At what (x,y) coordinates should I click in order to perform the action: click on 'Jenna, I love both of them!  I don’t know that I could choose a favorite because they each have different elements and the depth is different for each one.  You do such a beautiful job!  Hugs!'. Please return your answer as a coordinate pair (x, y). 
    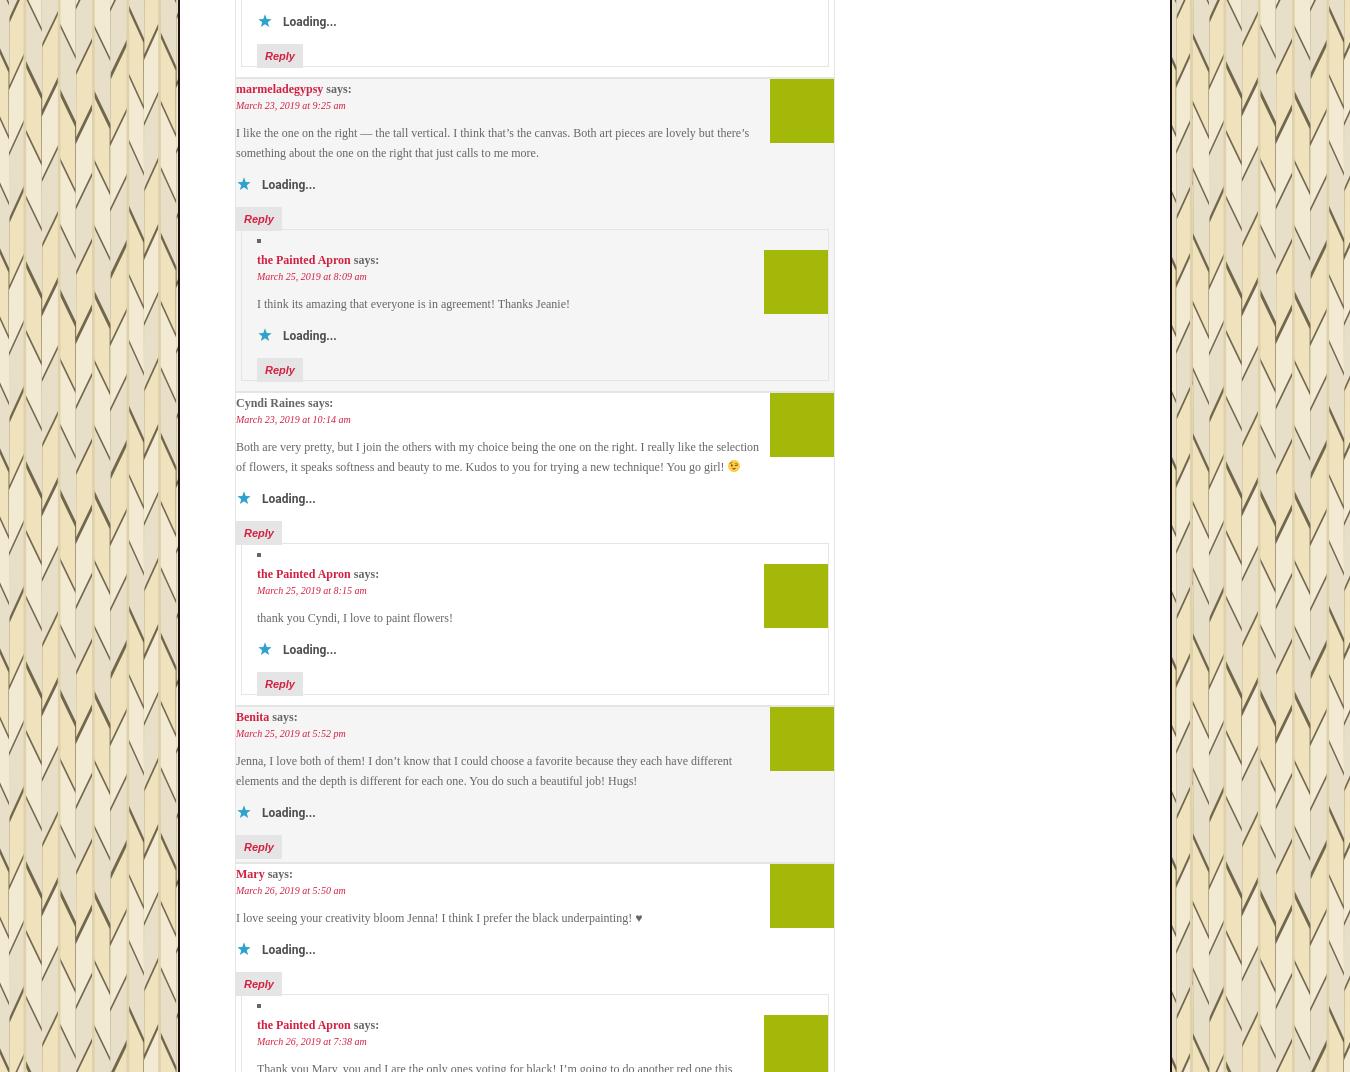
    Looking at the image, I should click on (482, 770).